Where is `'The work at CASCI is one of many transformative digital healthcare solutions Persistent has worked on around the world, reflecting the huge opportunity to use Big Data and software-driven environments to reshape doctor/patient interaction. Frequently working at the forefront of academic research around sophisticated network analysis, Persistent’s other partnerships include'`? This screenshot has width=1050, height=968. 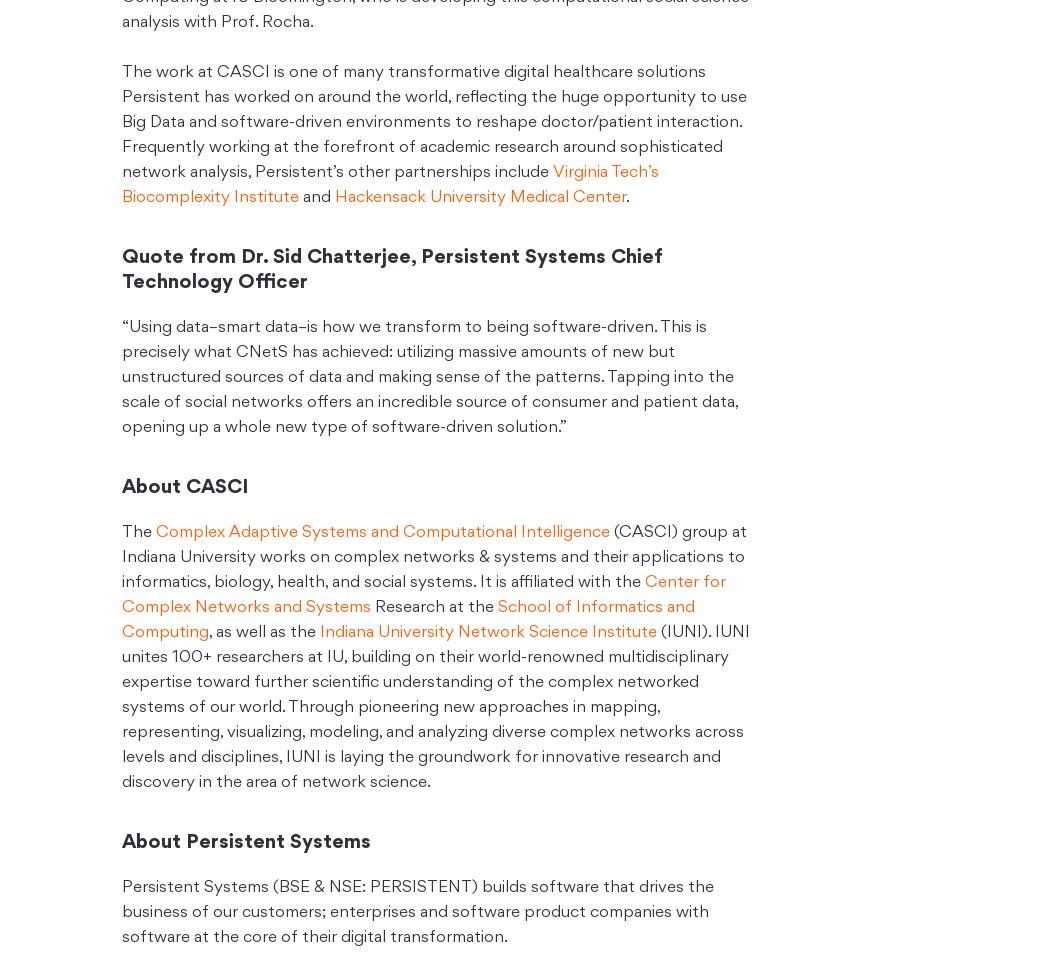
'The work at CASCI is one of many transformative digital healthcare solutions Persistent has worked on around the world, reflecting the huge opportunity to use Big Data and software-driven environments to reshape doctor/patient interaction. Frequently working at the forefront of academic research around sophisticated network analysis, Persistent’s other partnerships include' is located at coordinates (433, 122).